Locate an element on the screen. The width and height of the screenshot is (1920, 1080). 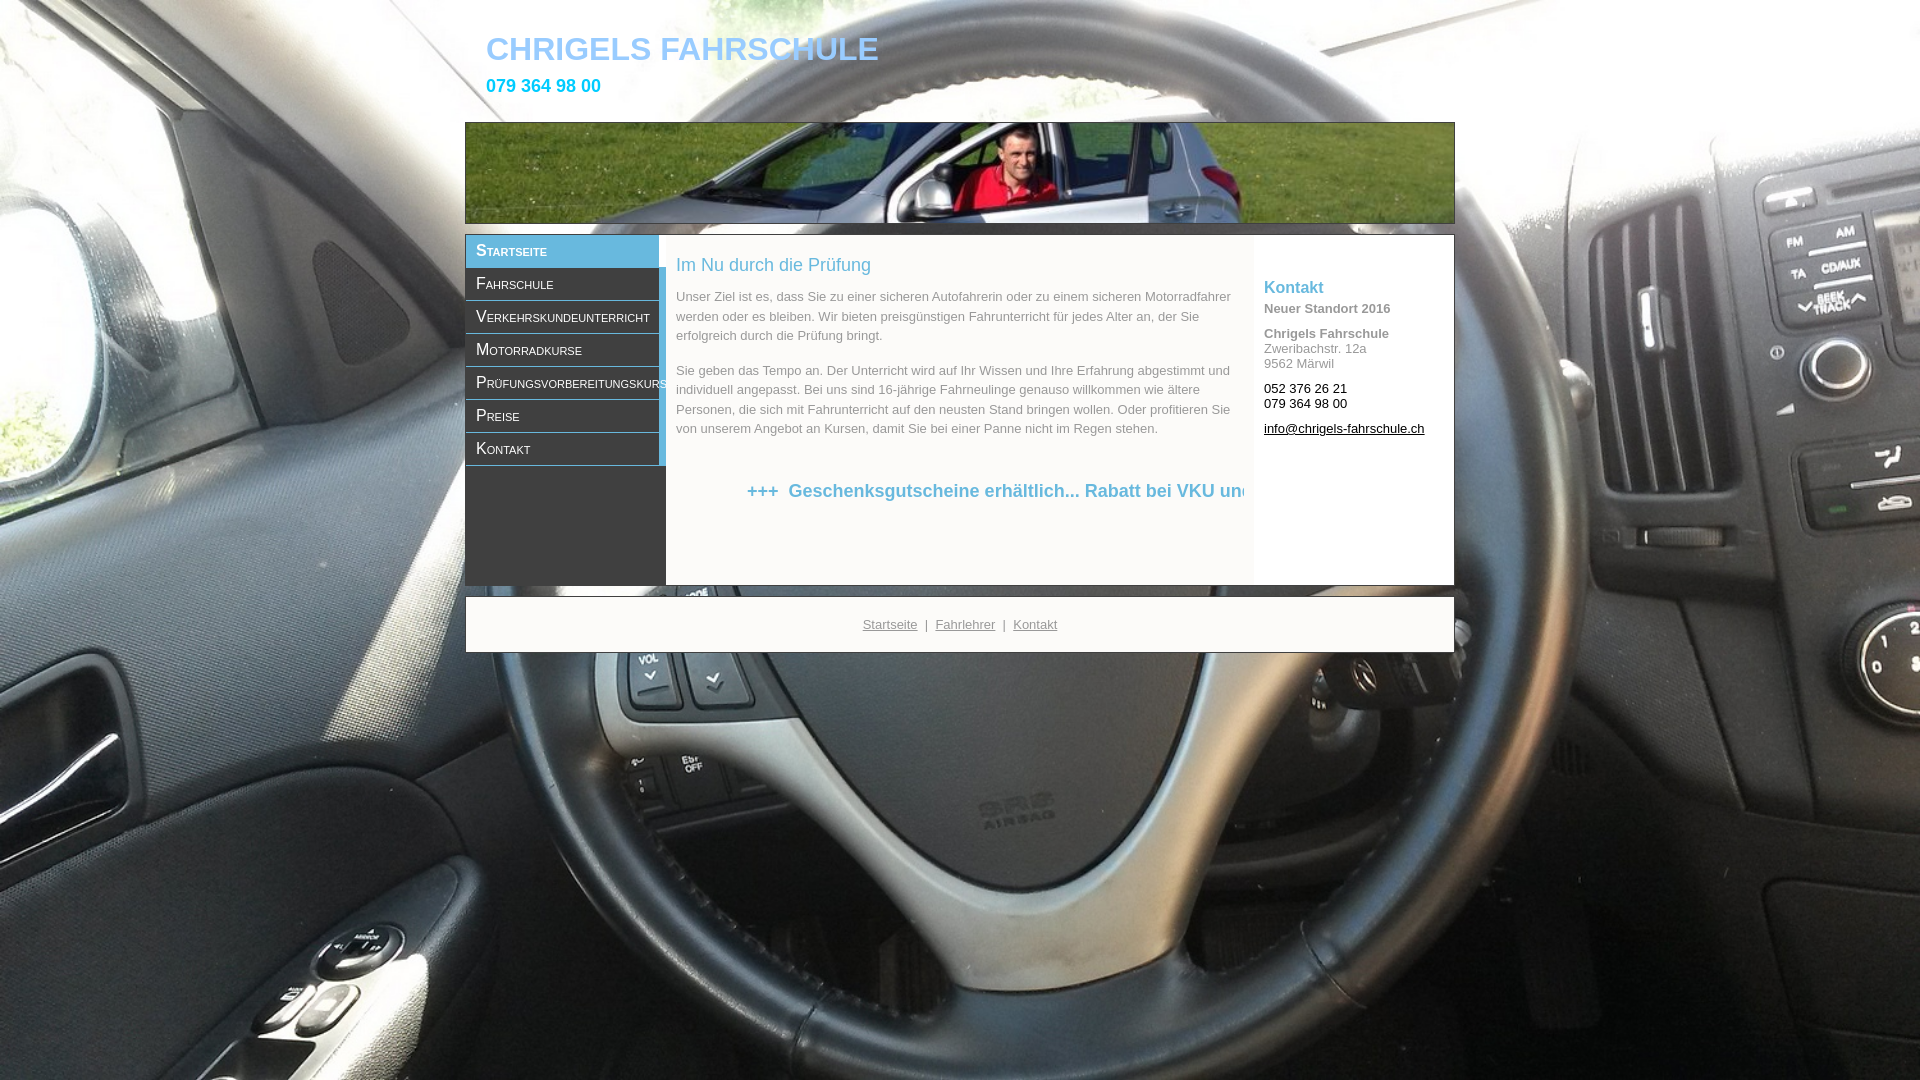
'Preise' is located at coordinates (565, 415).